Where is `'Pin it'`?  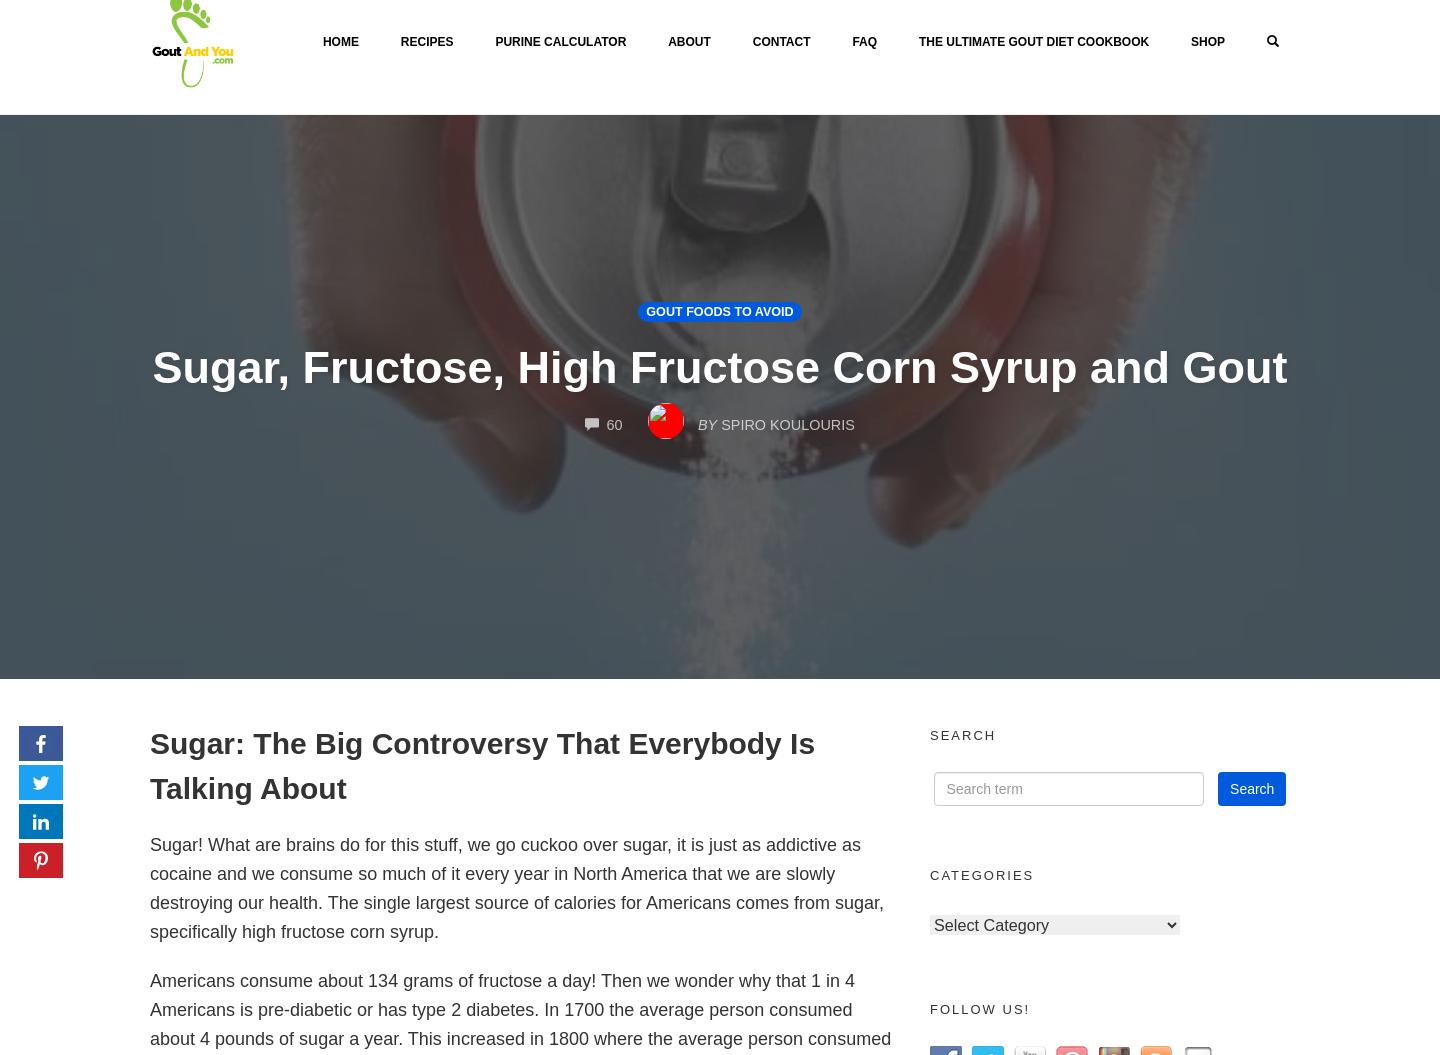 'Pin it' is located at coordinates (73, 877).